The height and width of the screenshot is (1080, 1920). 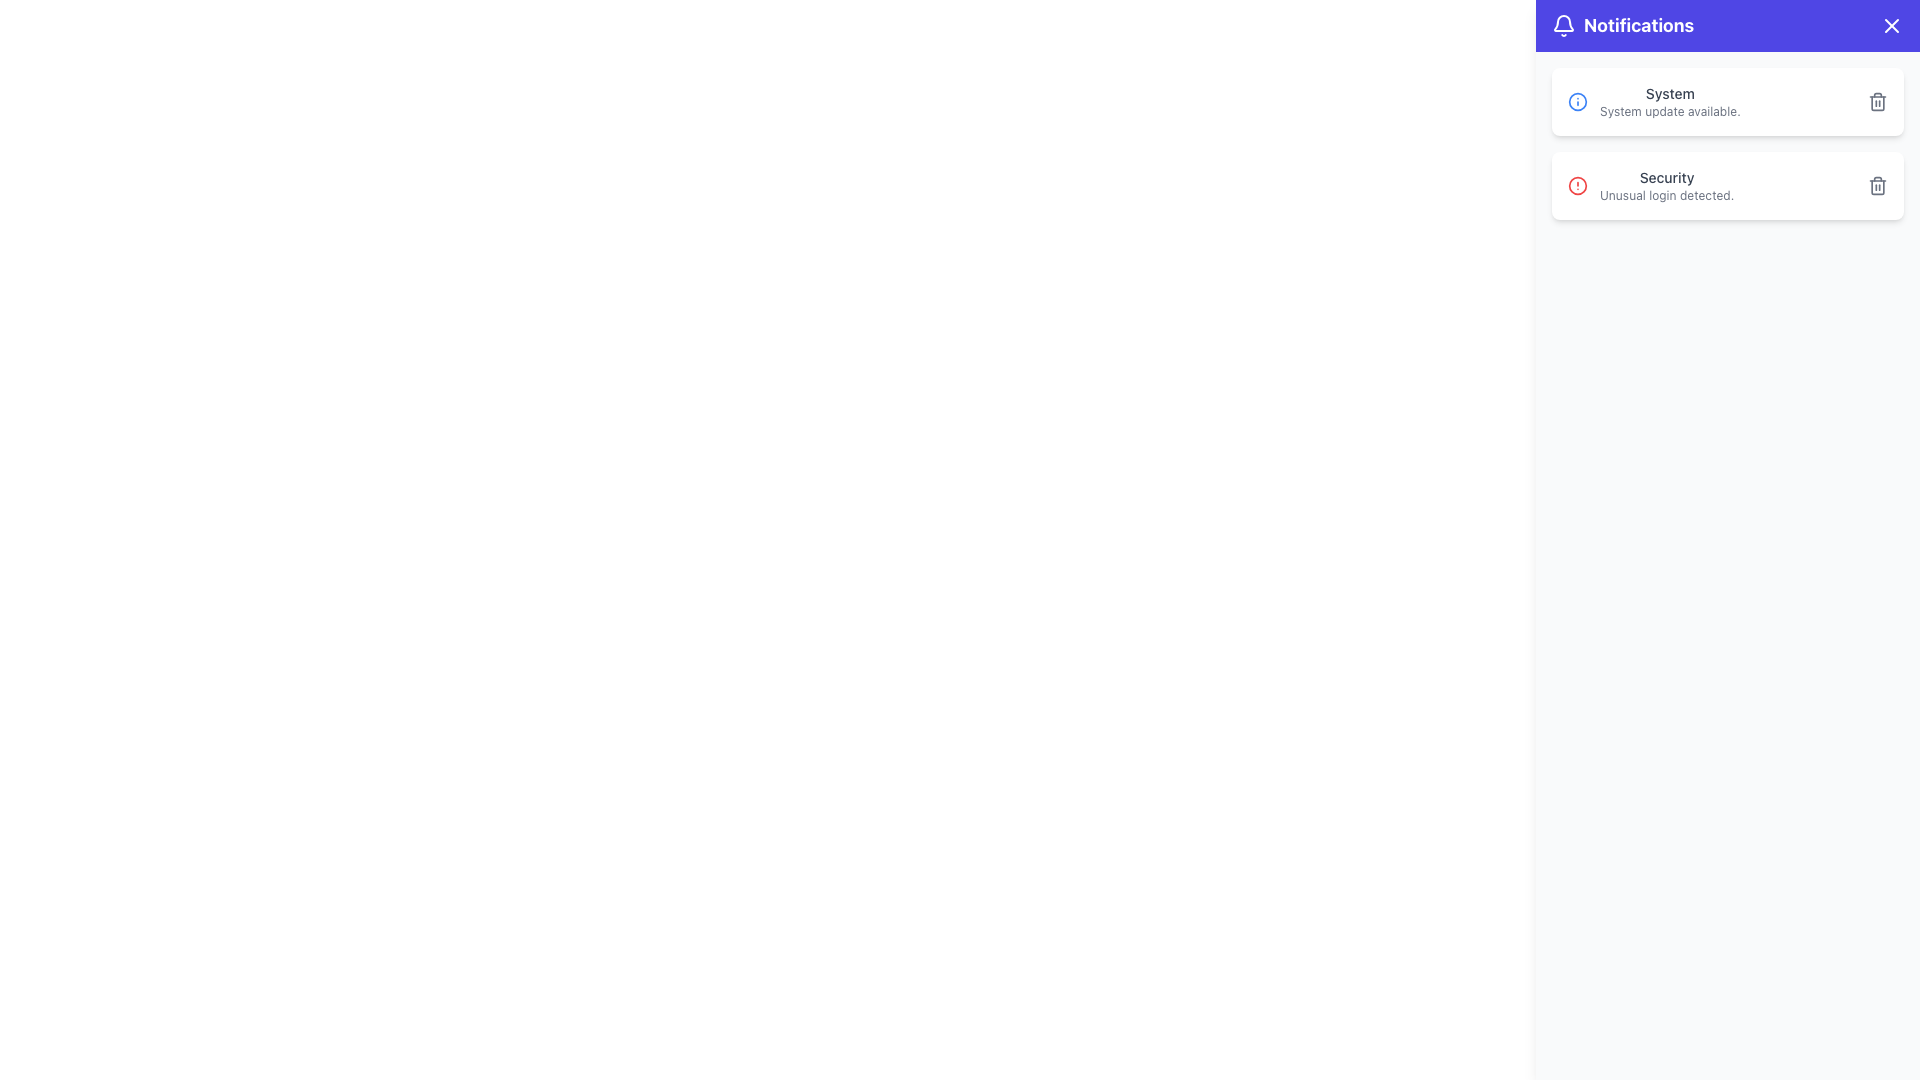 What do you see at coordinates (1890, 26) in the screenshot?
I see `the 'X' icon button located` at bounding box center [1890, 26].